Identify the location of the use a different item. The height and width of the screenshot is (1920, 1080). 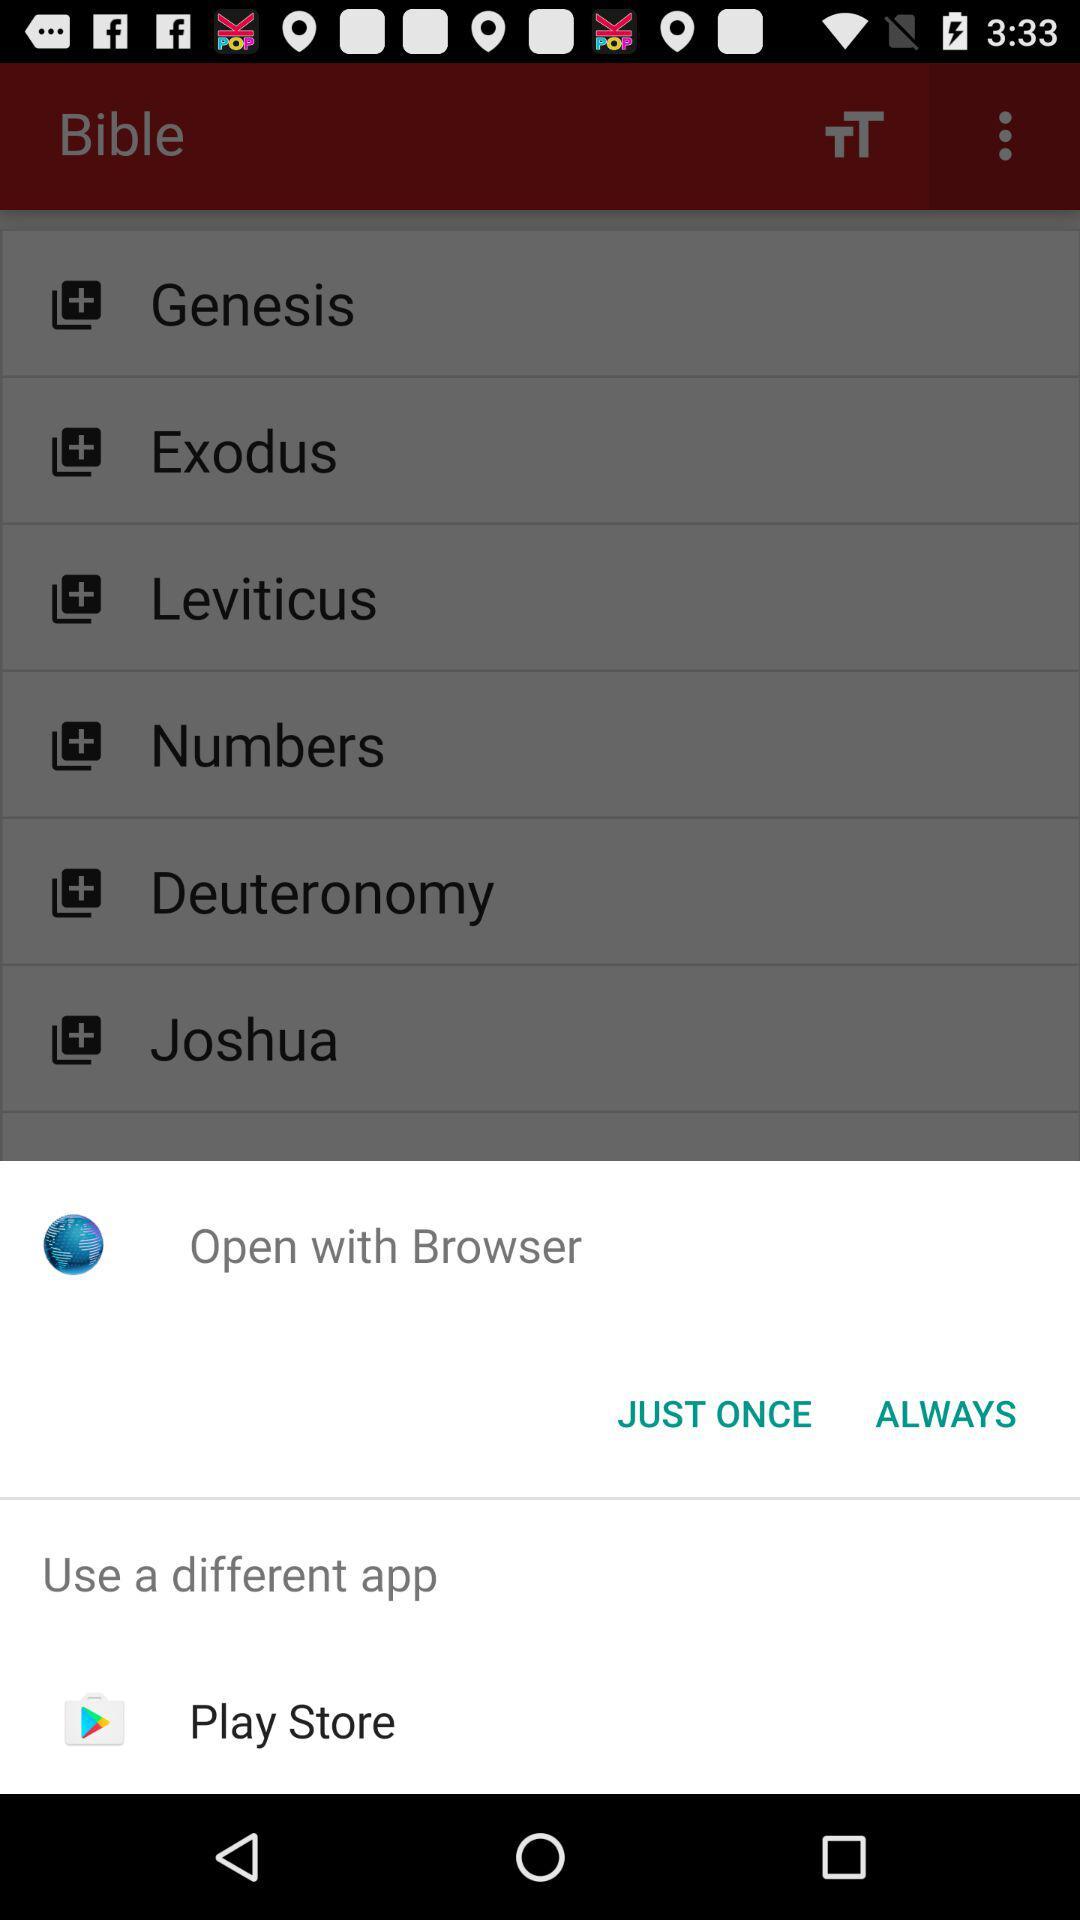
(540, 1572).